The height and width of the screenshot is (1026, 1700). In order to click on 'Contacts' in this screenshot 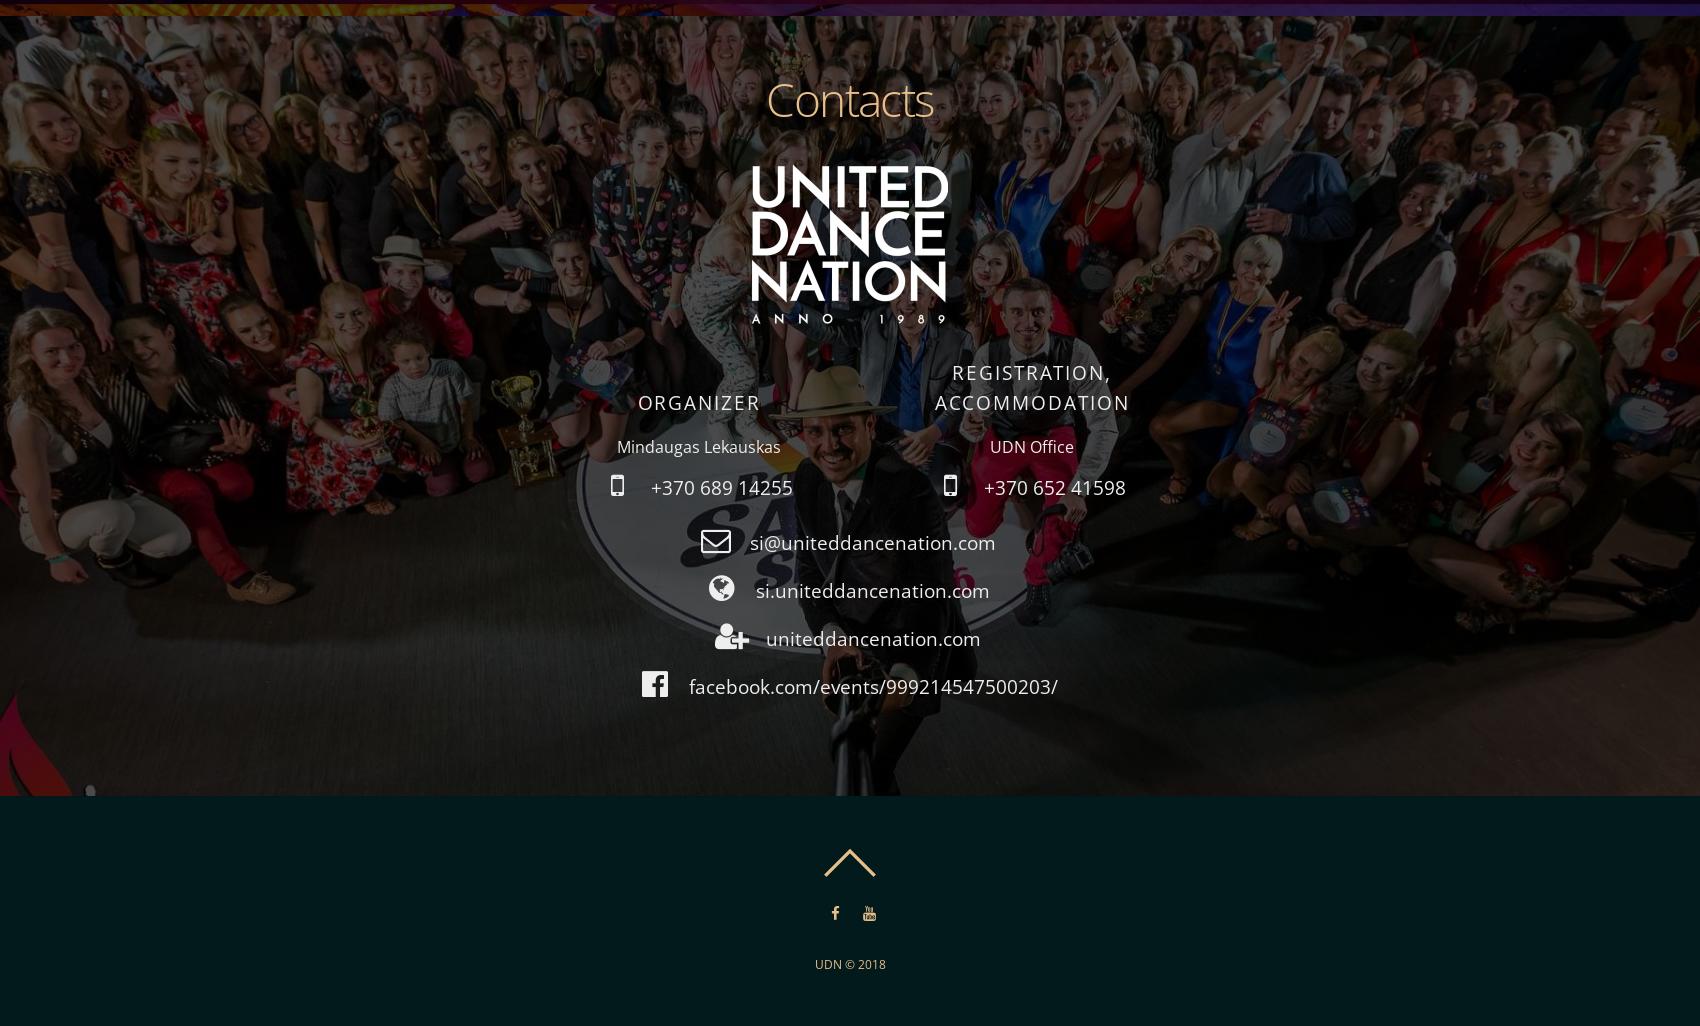, I will do `click(765, 96)`.